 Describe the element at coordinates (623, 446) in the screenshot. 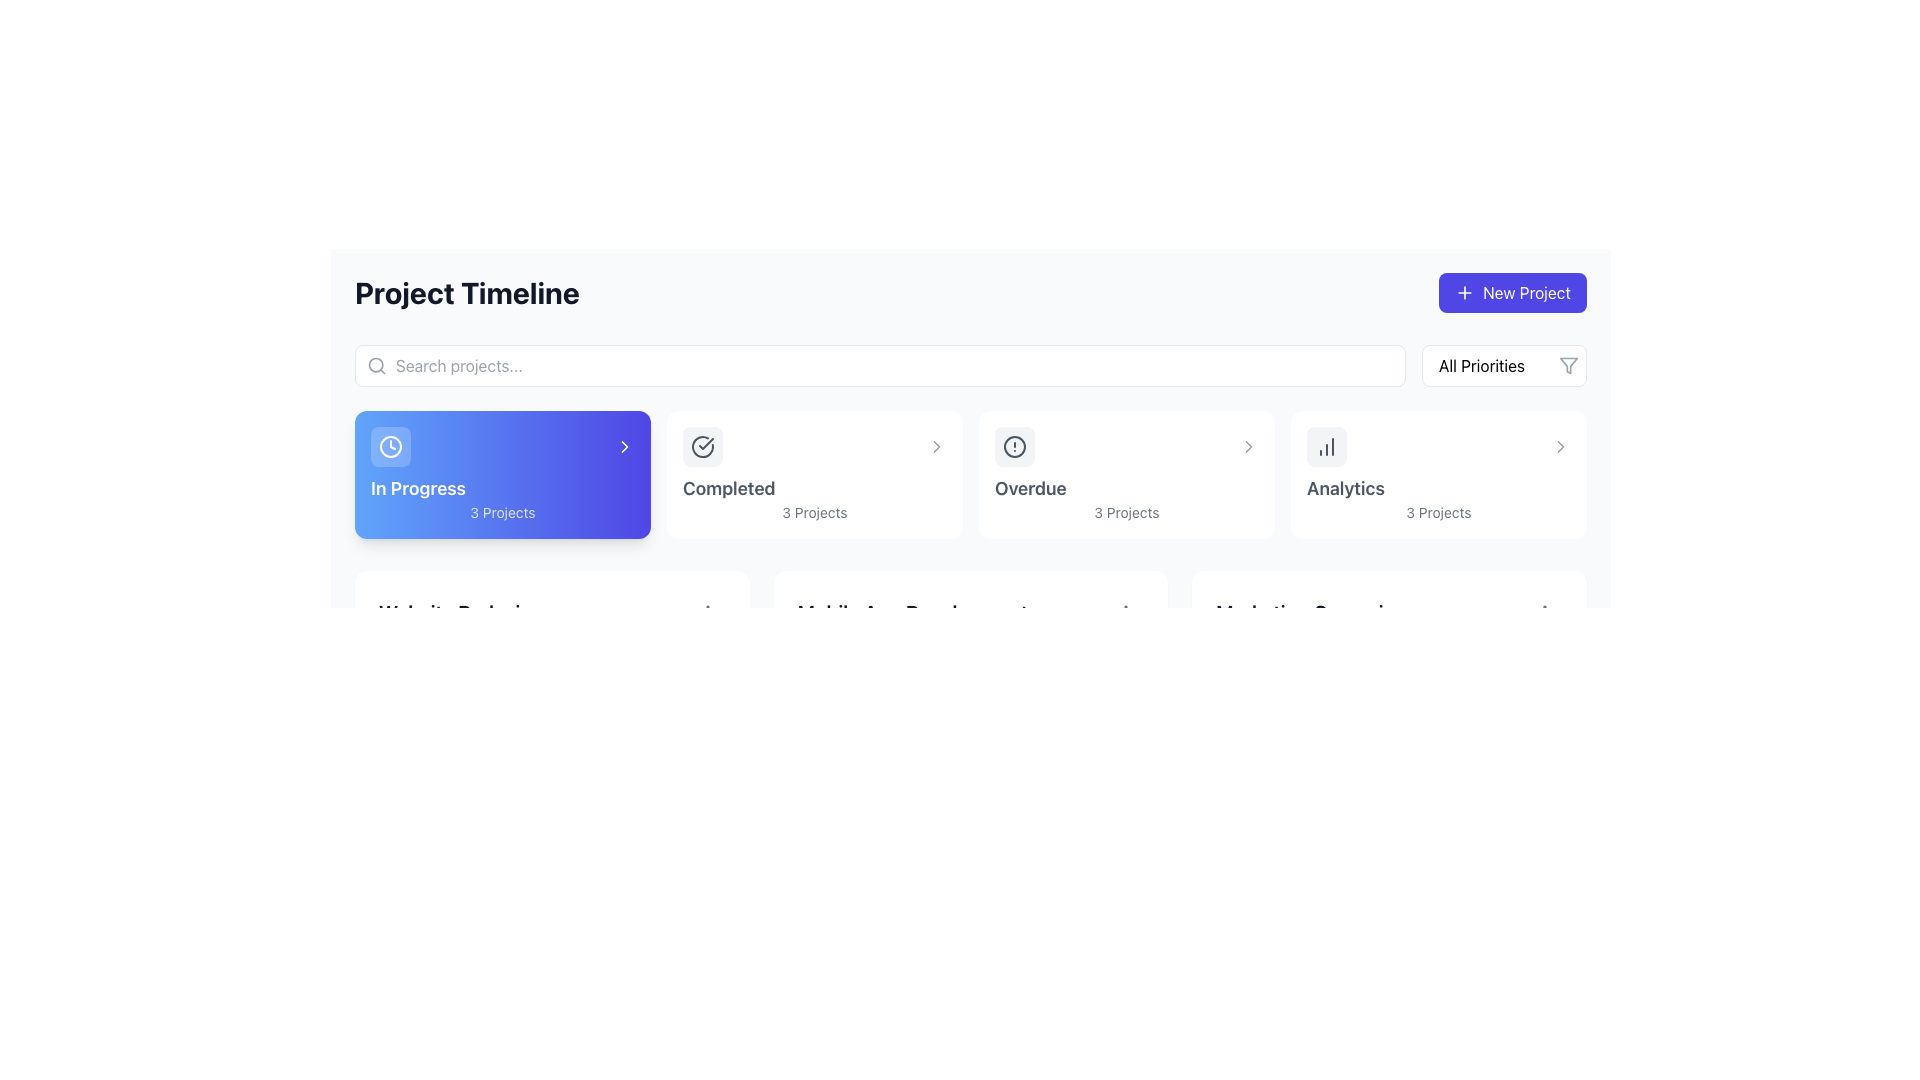

I see `the rightward-pointing chevron icon styled in white against a blue background located in the top-right corner of the 'In Progress' card` at that location.